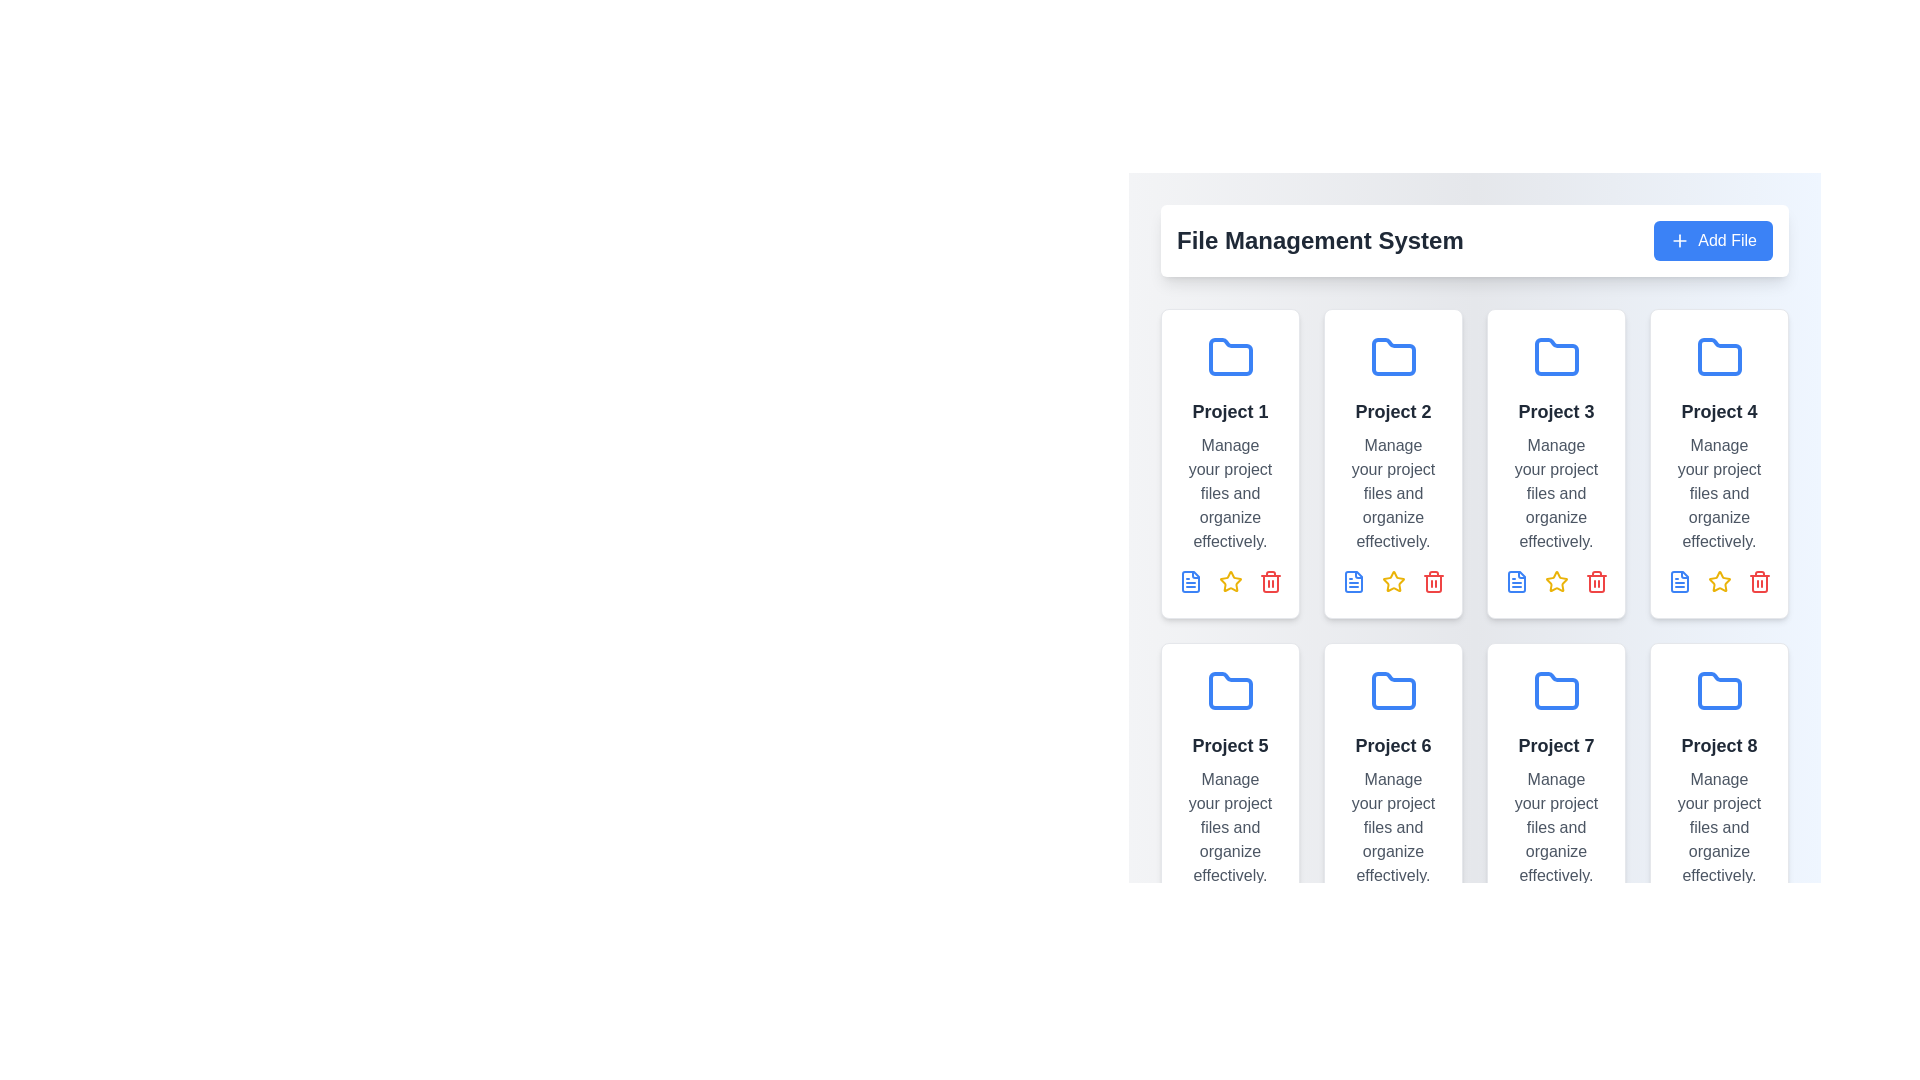  Describe the element at coordinates (1229, 797) in the screenshot. I see `the card representing 'Project 5', located in the second row, first column of the grid structure` at that location.